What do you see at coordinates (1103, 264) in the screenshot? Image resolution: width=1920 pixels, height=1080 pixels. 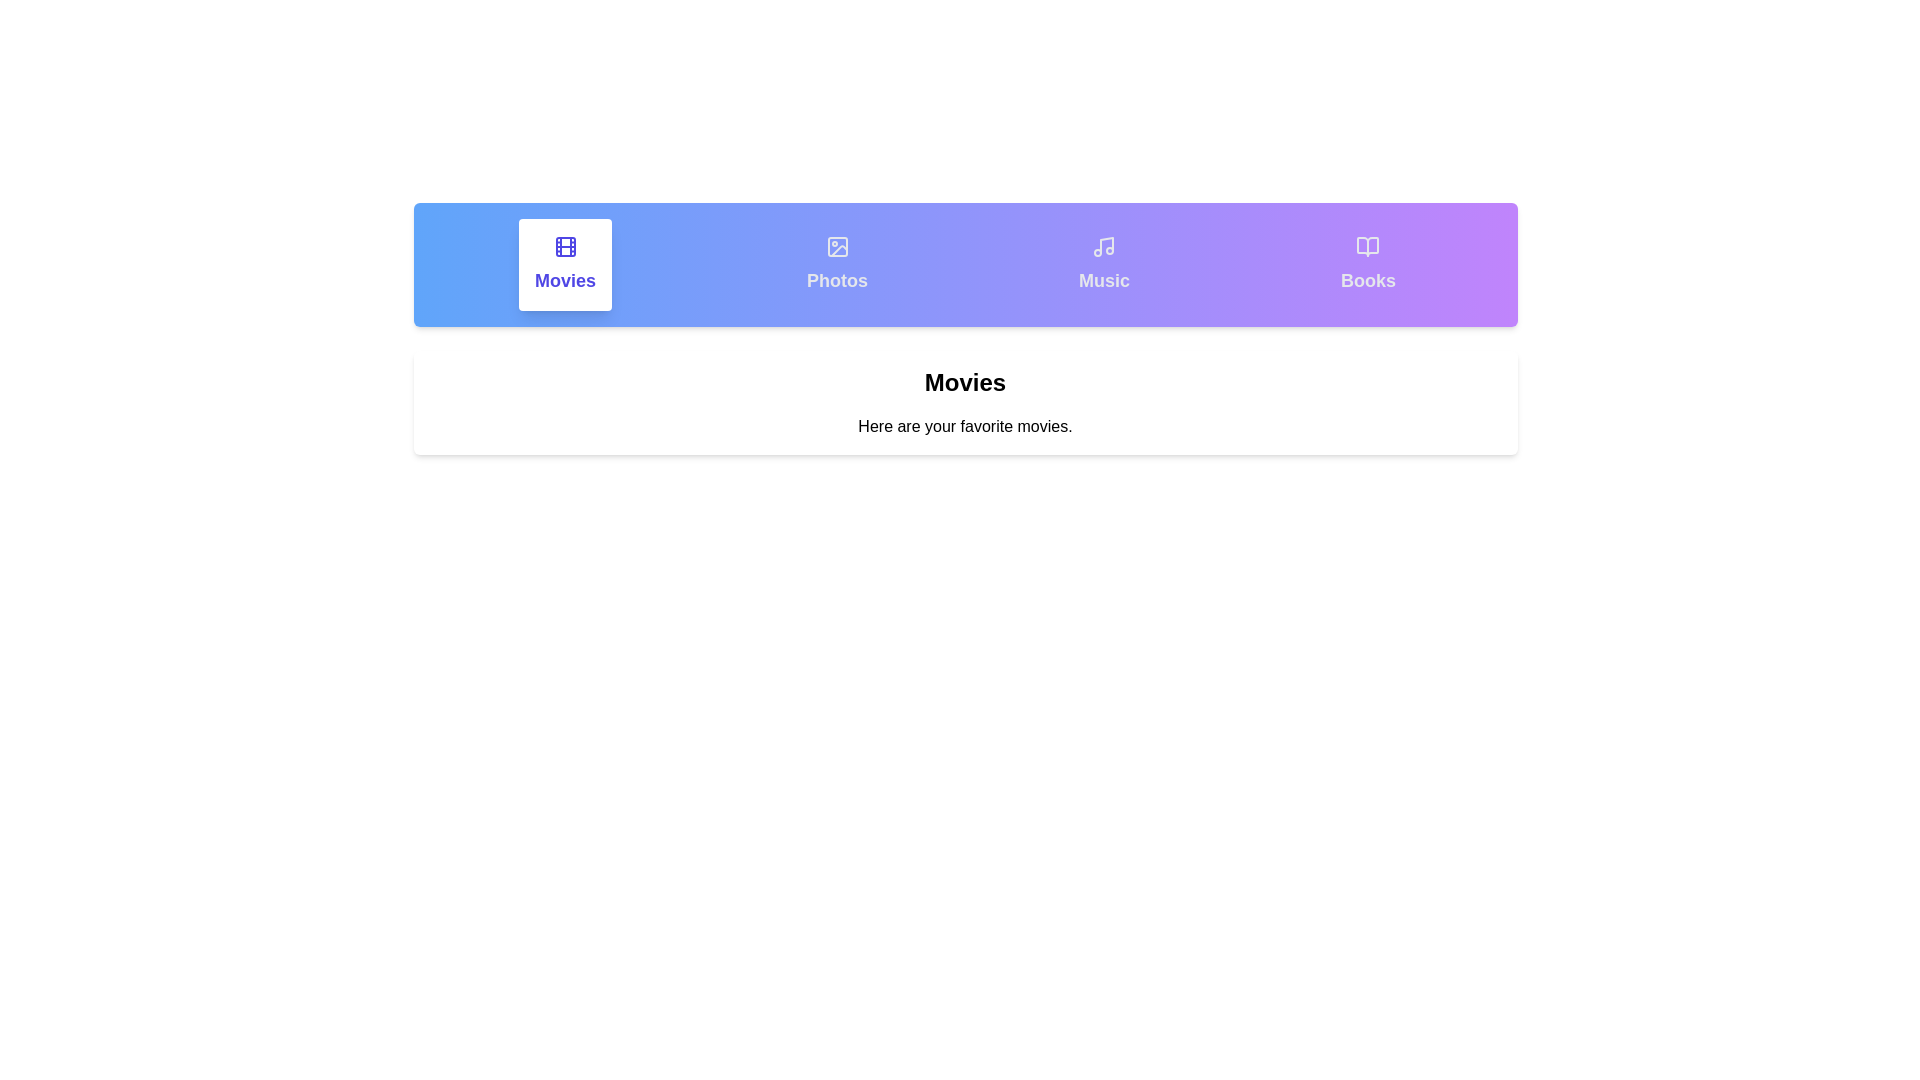 I see `the Music tab to view its hover effects` at bounding box center [1103, 264].